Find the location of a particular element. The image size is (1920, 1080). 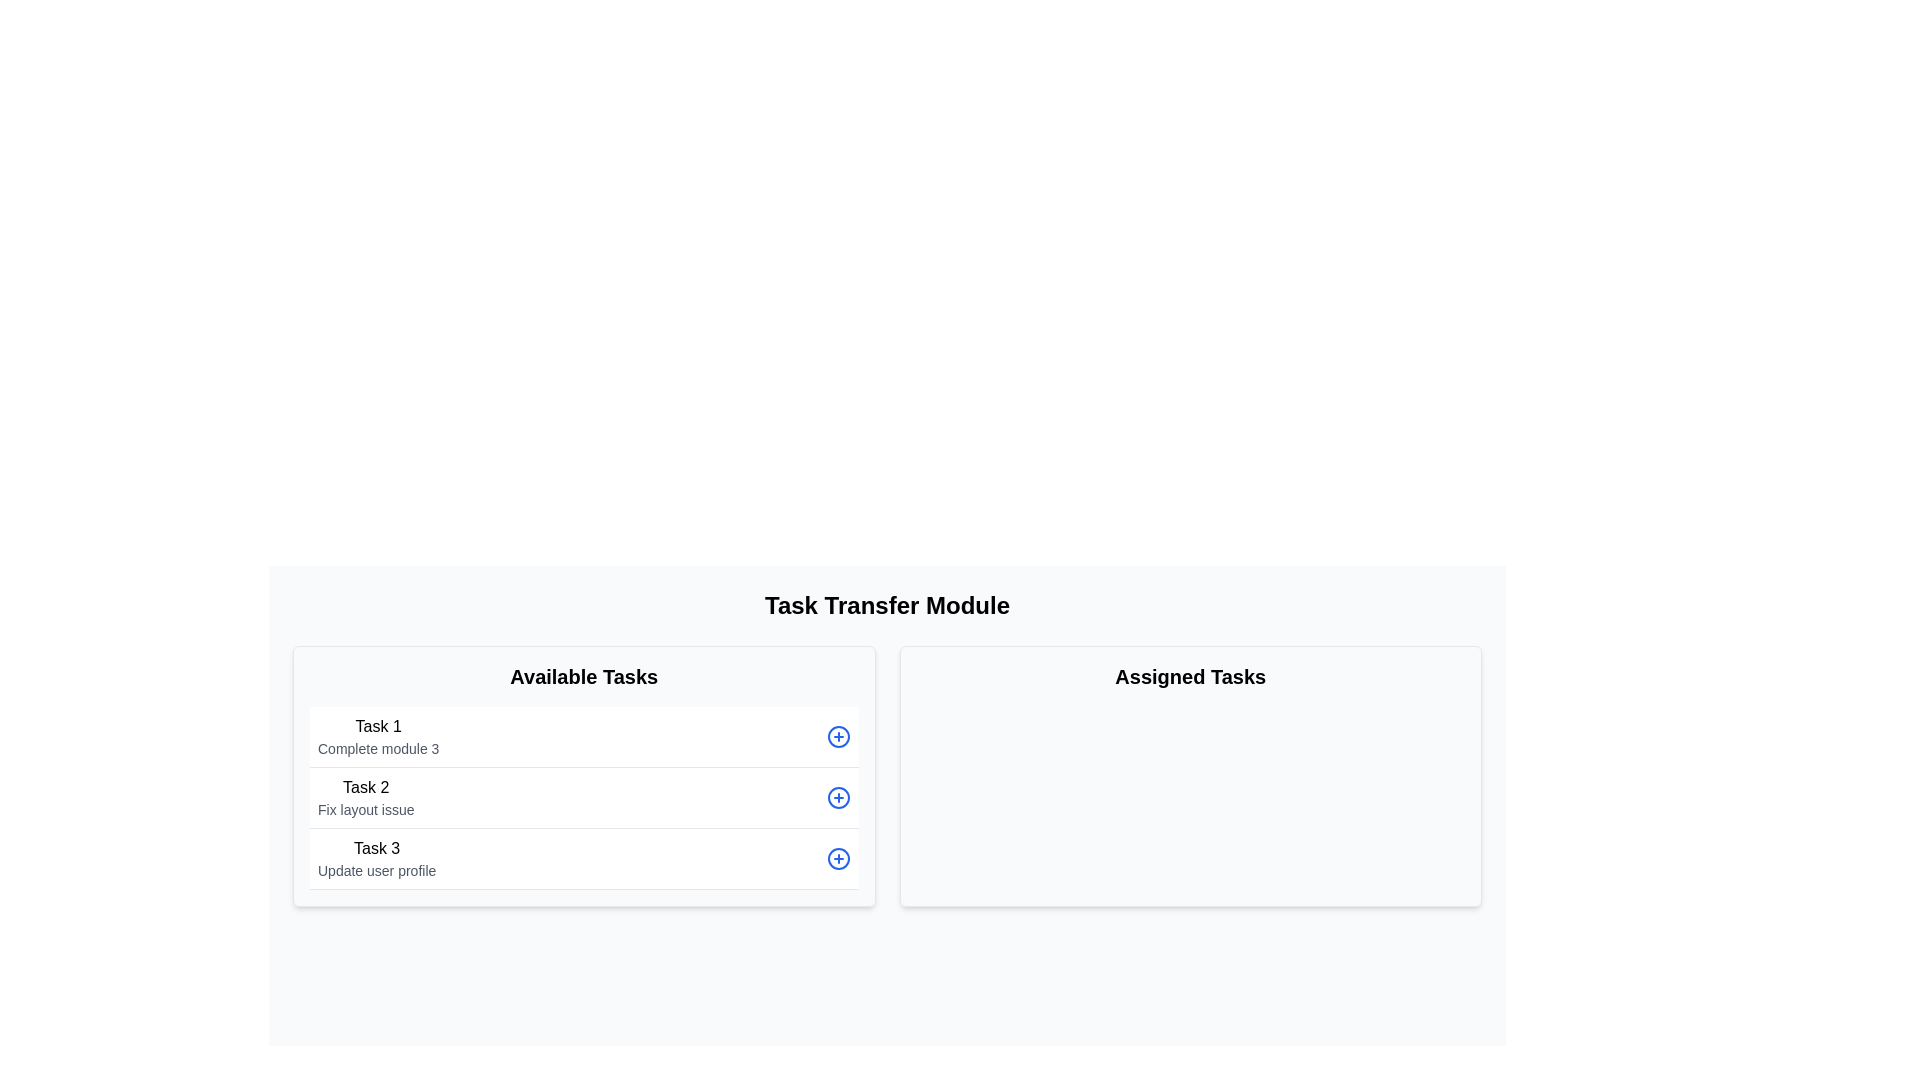

text content of the Text Display Component that shows 'Task 3' with the description 'Update user profile', positioned as the third item under 'Available Tasks' is located at coordinates (377, 858).